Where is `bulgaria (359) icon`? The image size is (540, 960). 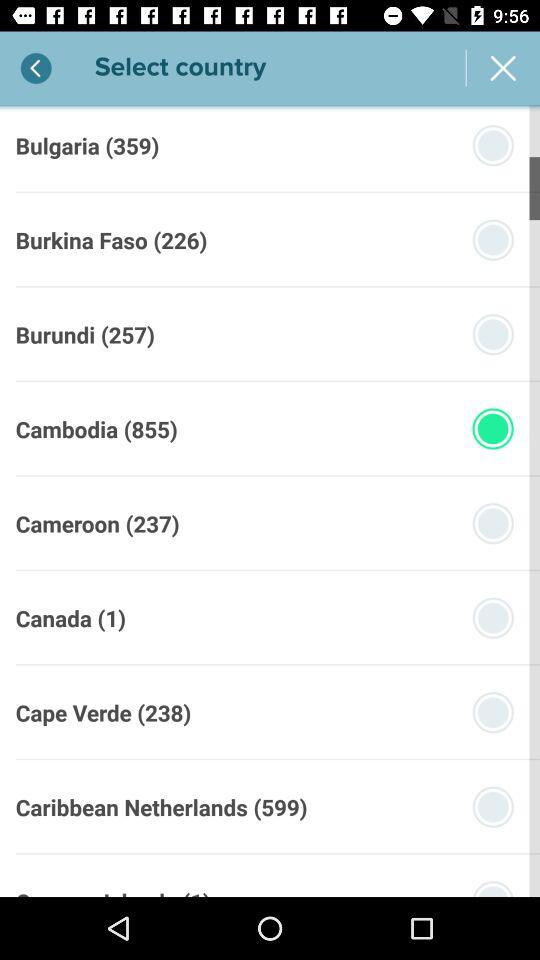 bulgaria (359) icon is located at coordinates (86, 144).